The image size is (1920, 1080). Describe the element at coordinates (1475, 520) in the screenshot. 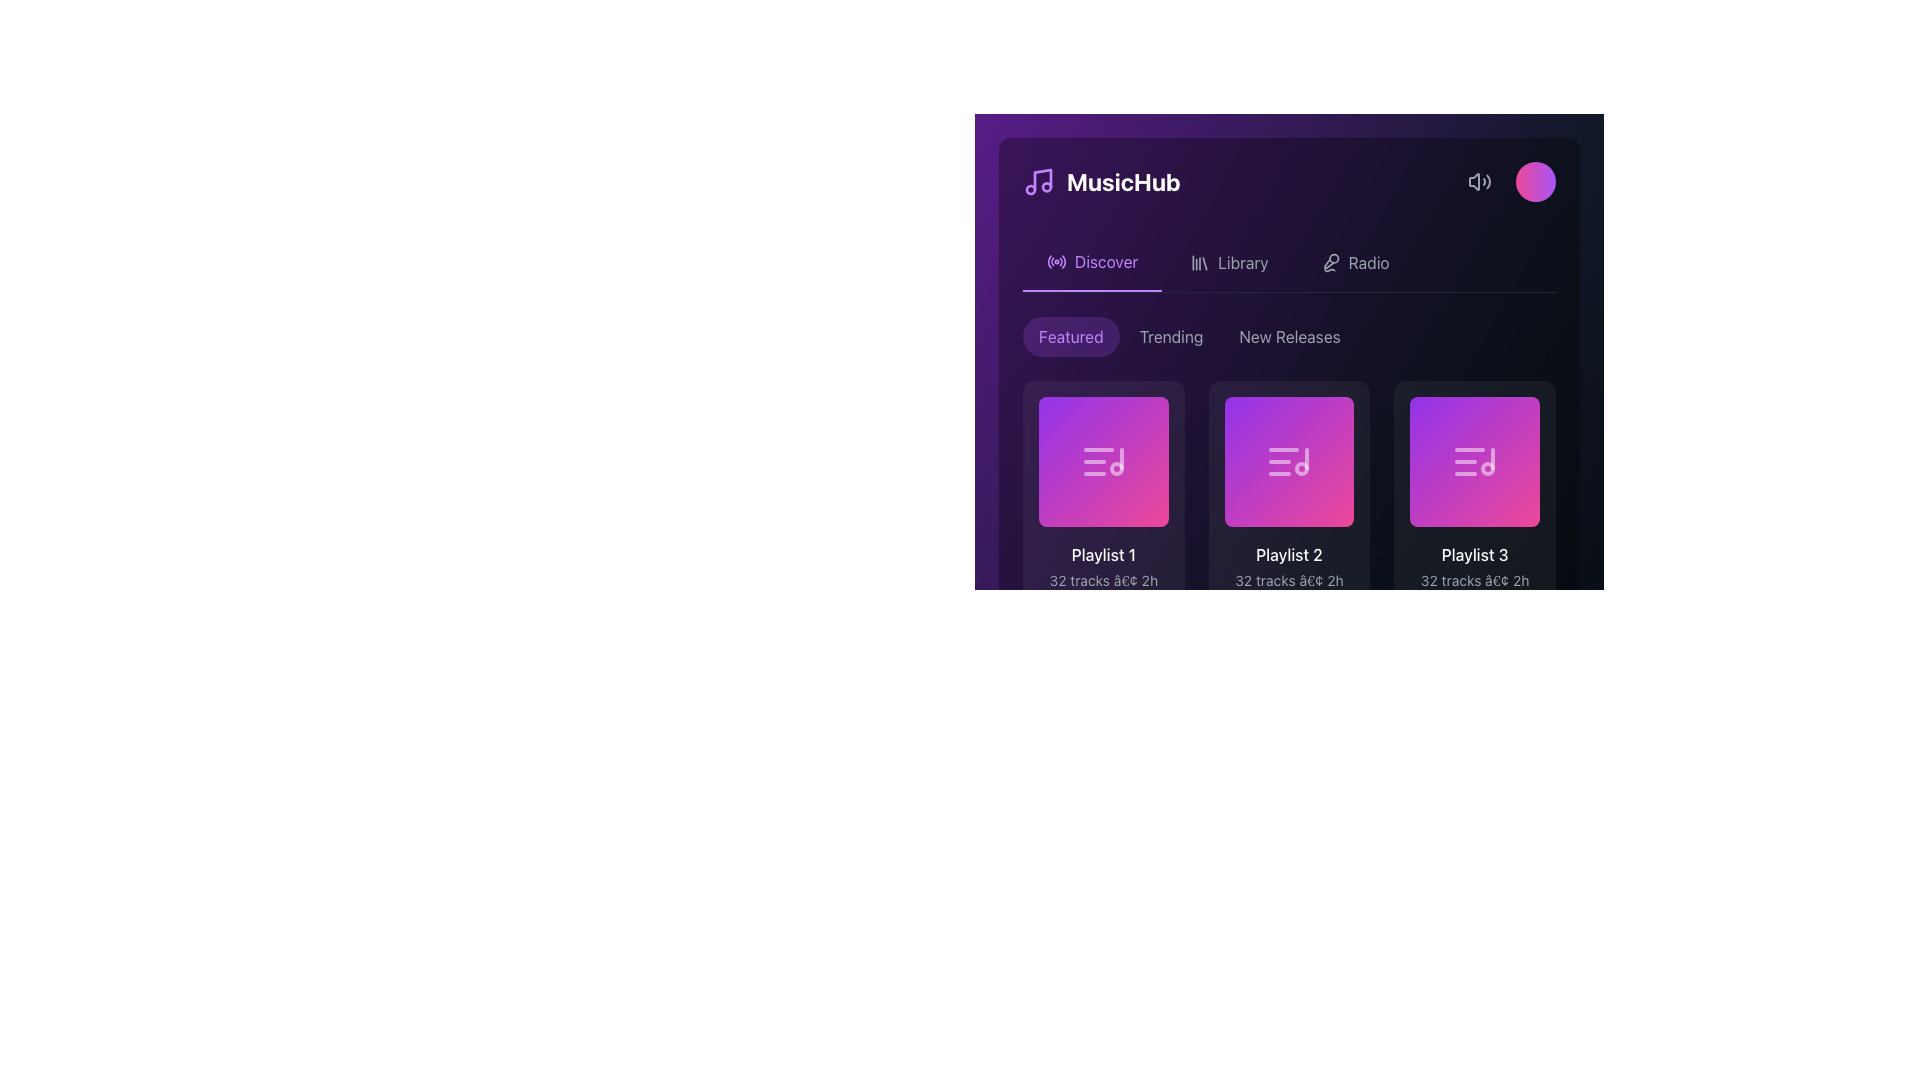

I see `the 'Playlist 3' card` at that location.